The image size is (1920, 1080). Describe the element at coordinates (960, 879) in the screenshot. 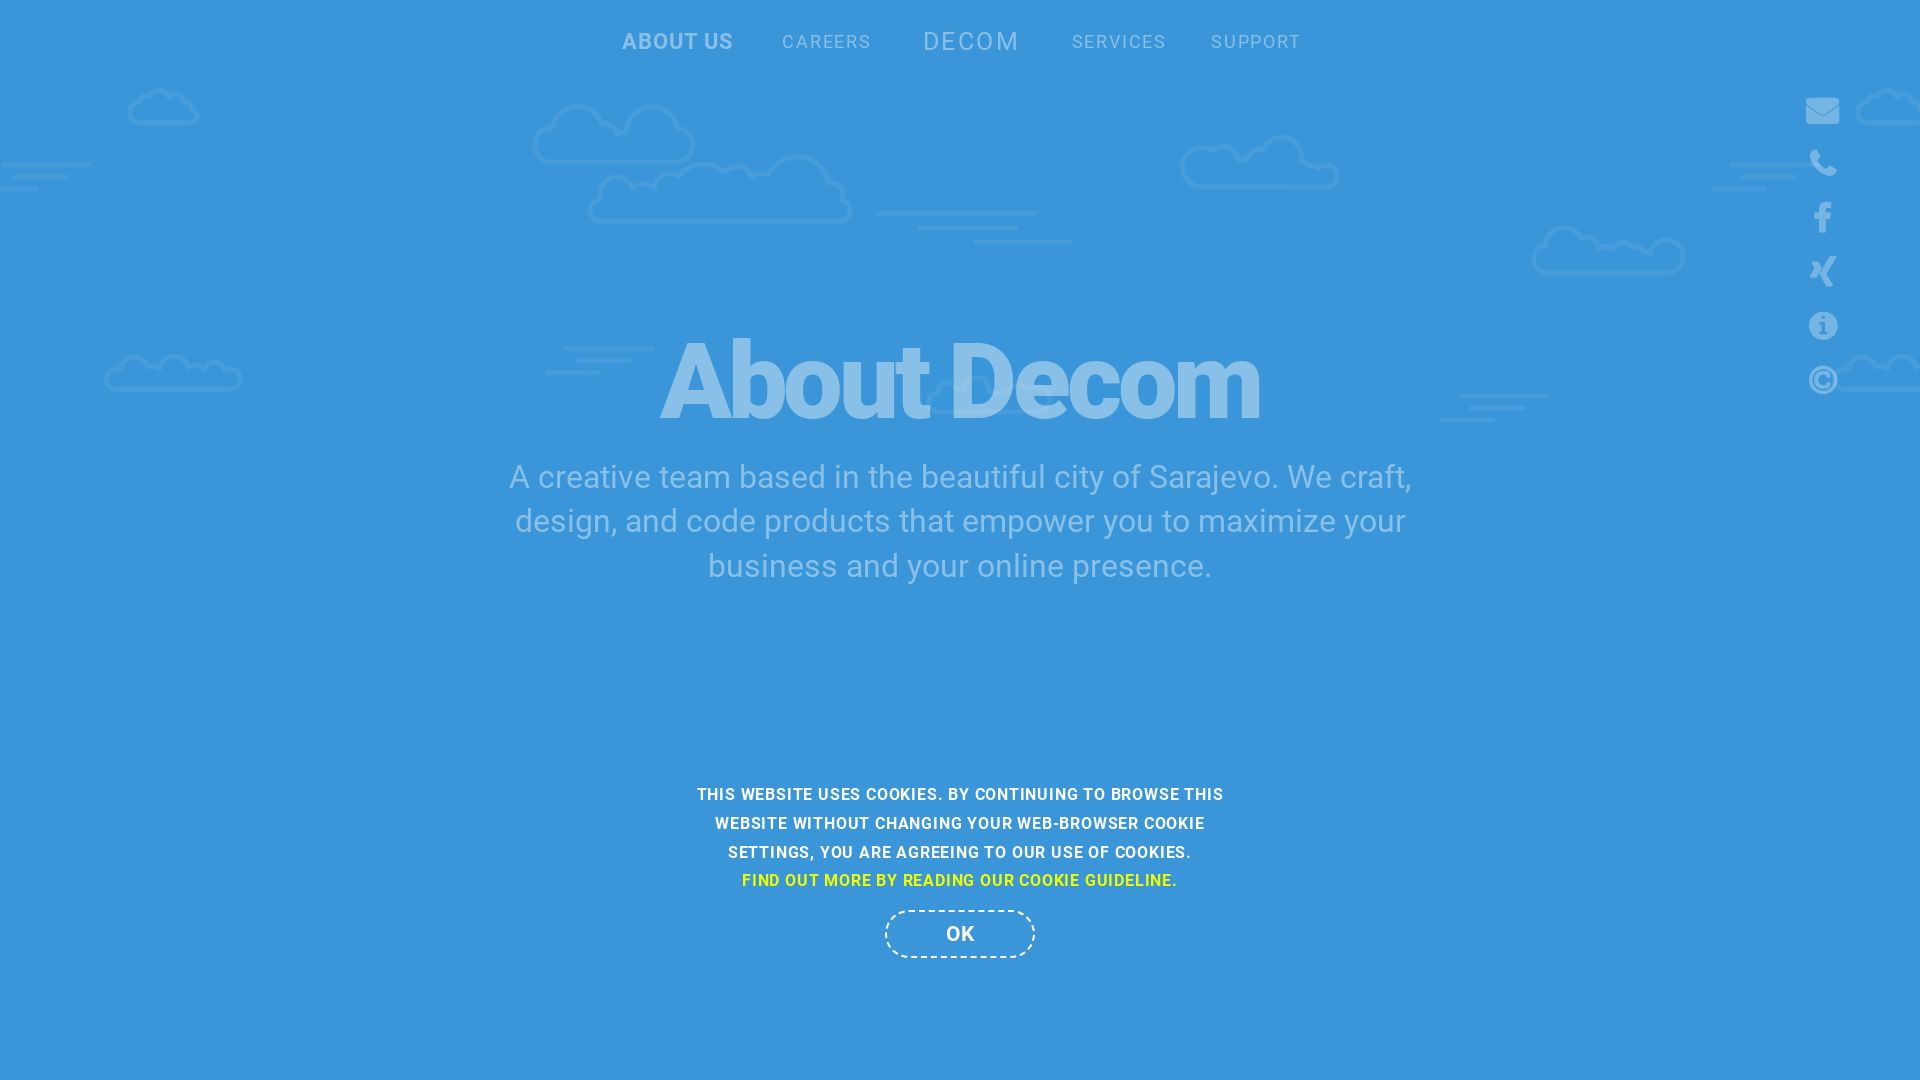

I see `'FIND OUT MORE BY READING OUR COOKIE GUIDELINE.'` at that location.